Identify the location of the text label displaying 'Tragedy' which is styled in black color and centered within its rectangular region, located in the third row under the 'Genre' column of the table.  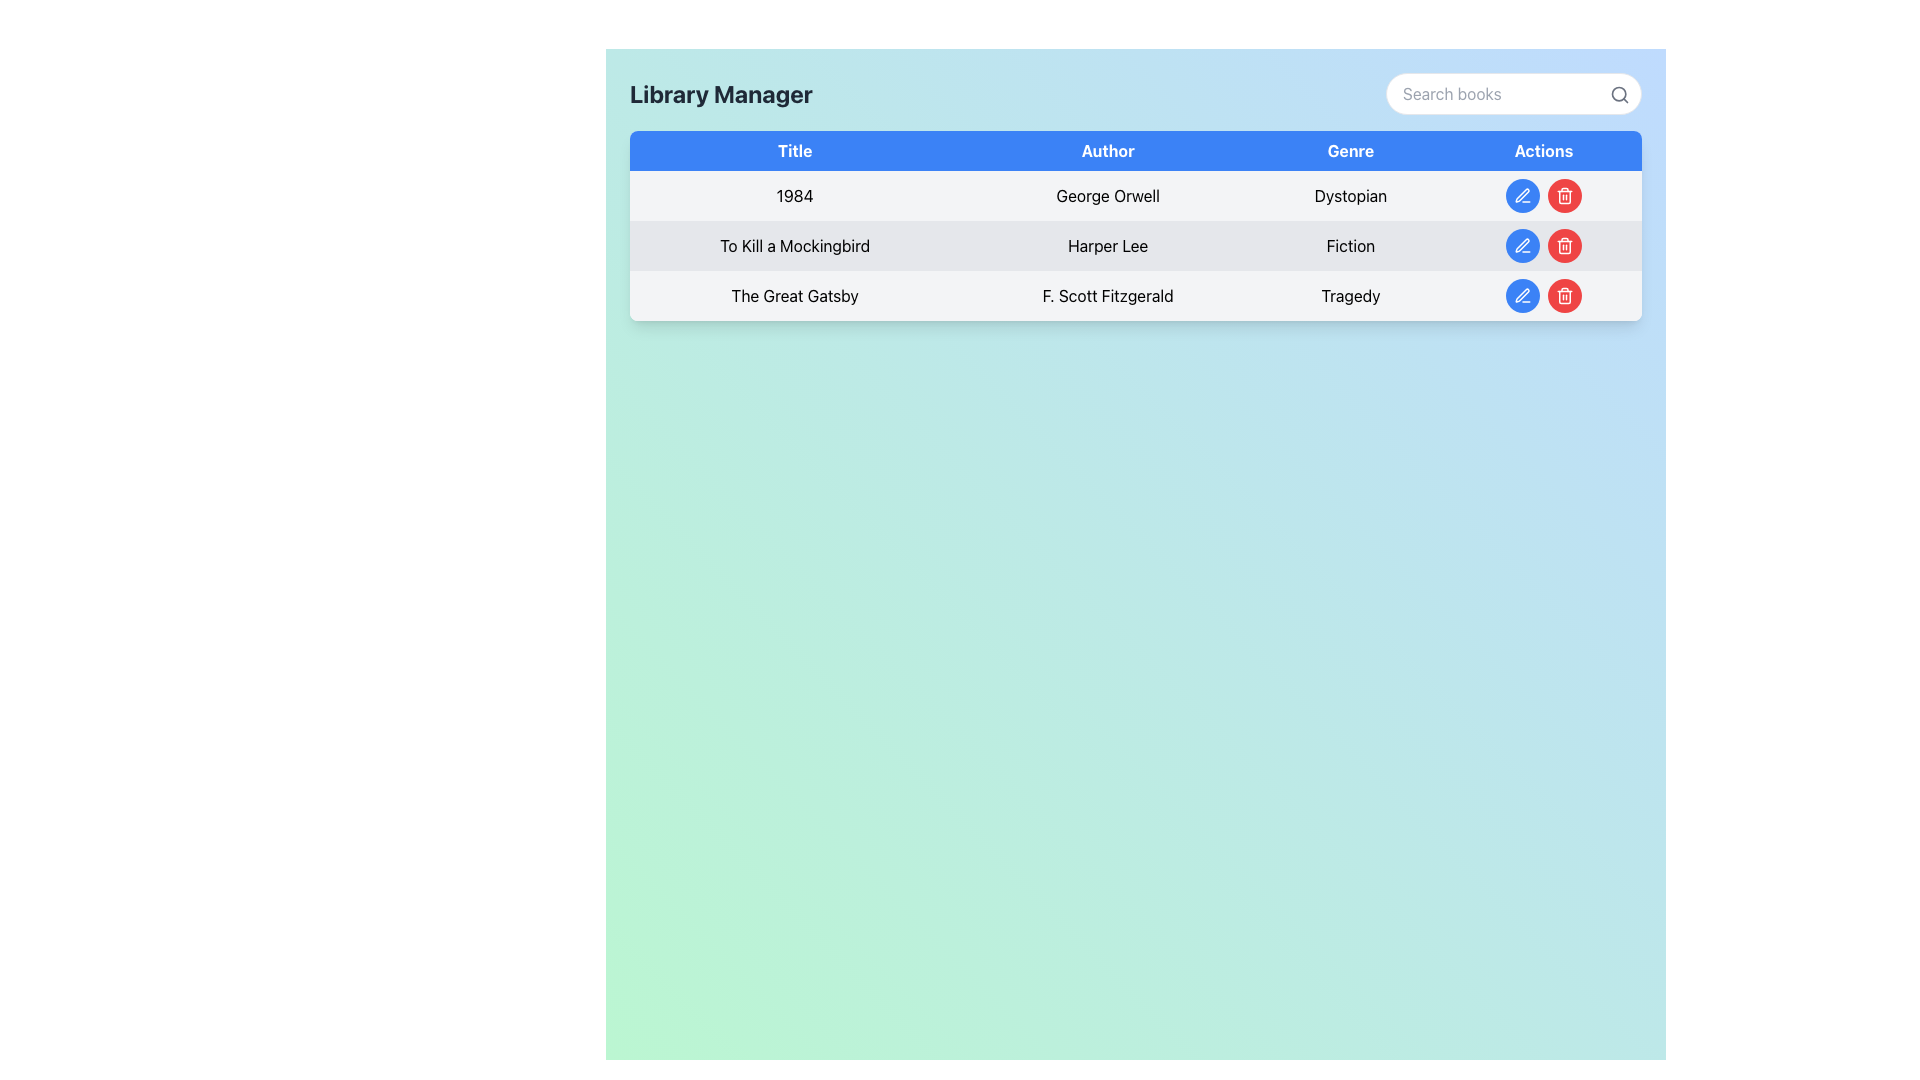
(1350, 296).